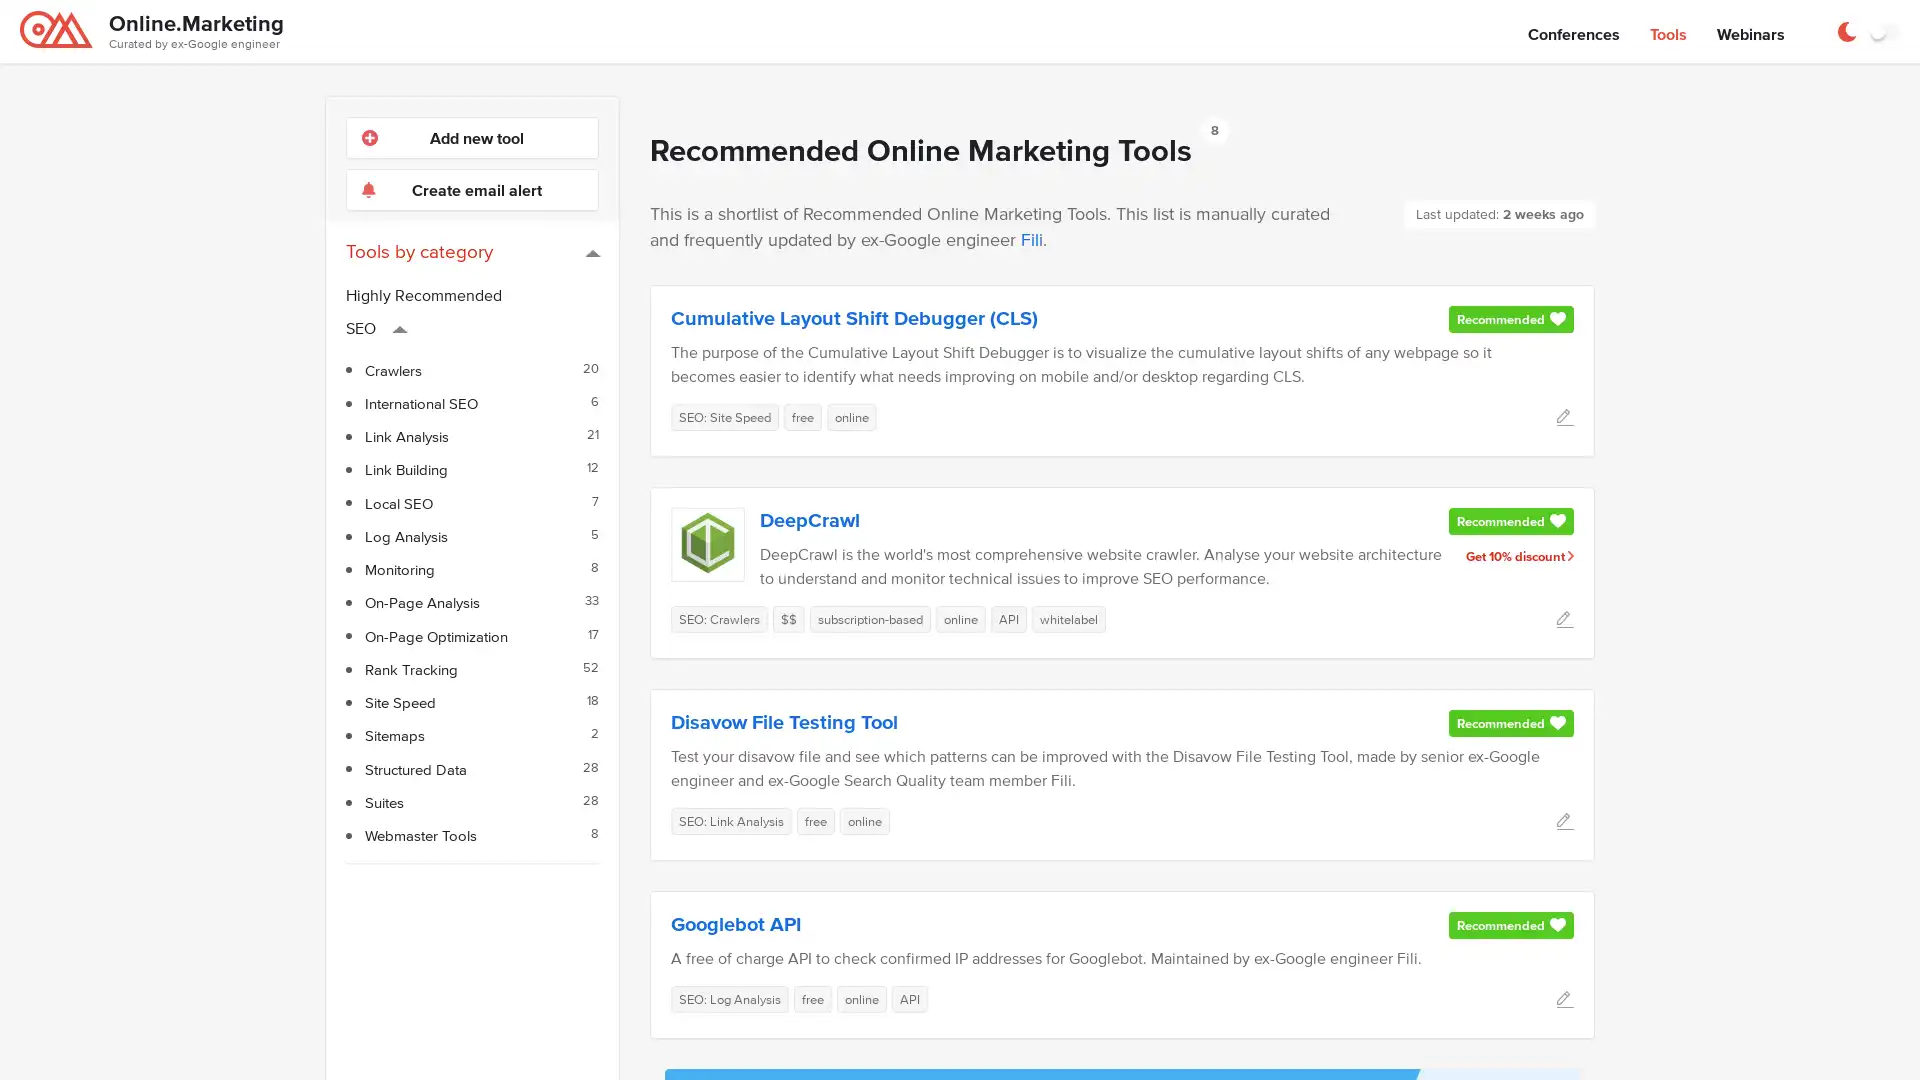  I want to click on online, so click(960, 617).